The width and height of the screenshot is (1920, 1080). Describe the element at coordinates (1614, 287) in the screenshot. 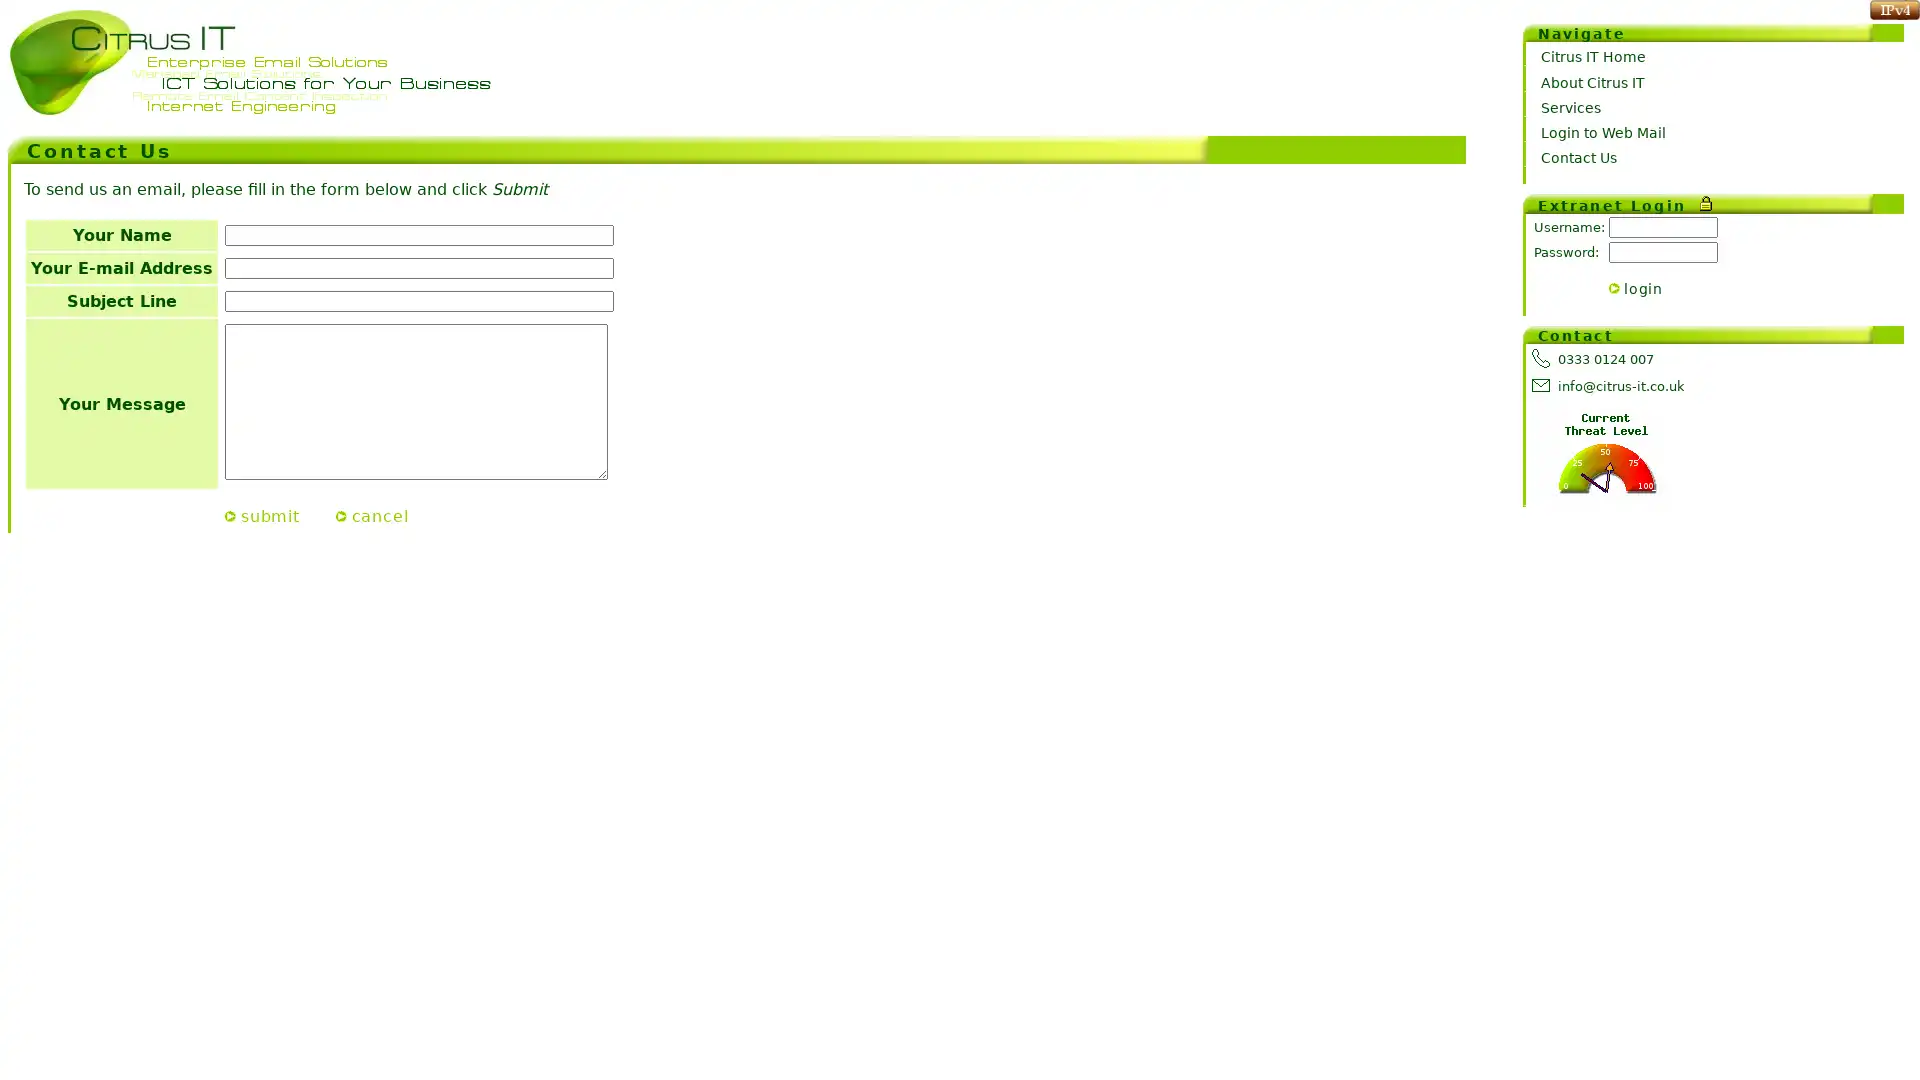

I see `>` at that location.